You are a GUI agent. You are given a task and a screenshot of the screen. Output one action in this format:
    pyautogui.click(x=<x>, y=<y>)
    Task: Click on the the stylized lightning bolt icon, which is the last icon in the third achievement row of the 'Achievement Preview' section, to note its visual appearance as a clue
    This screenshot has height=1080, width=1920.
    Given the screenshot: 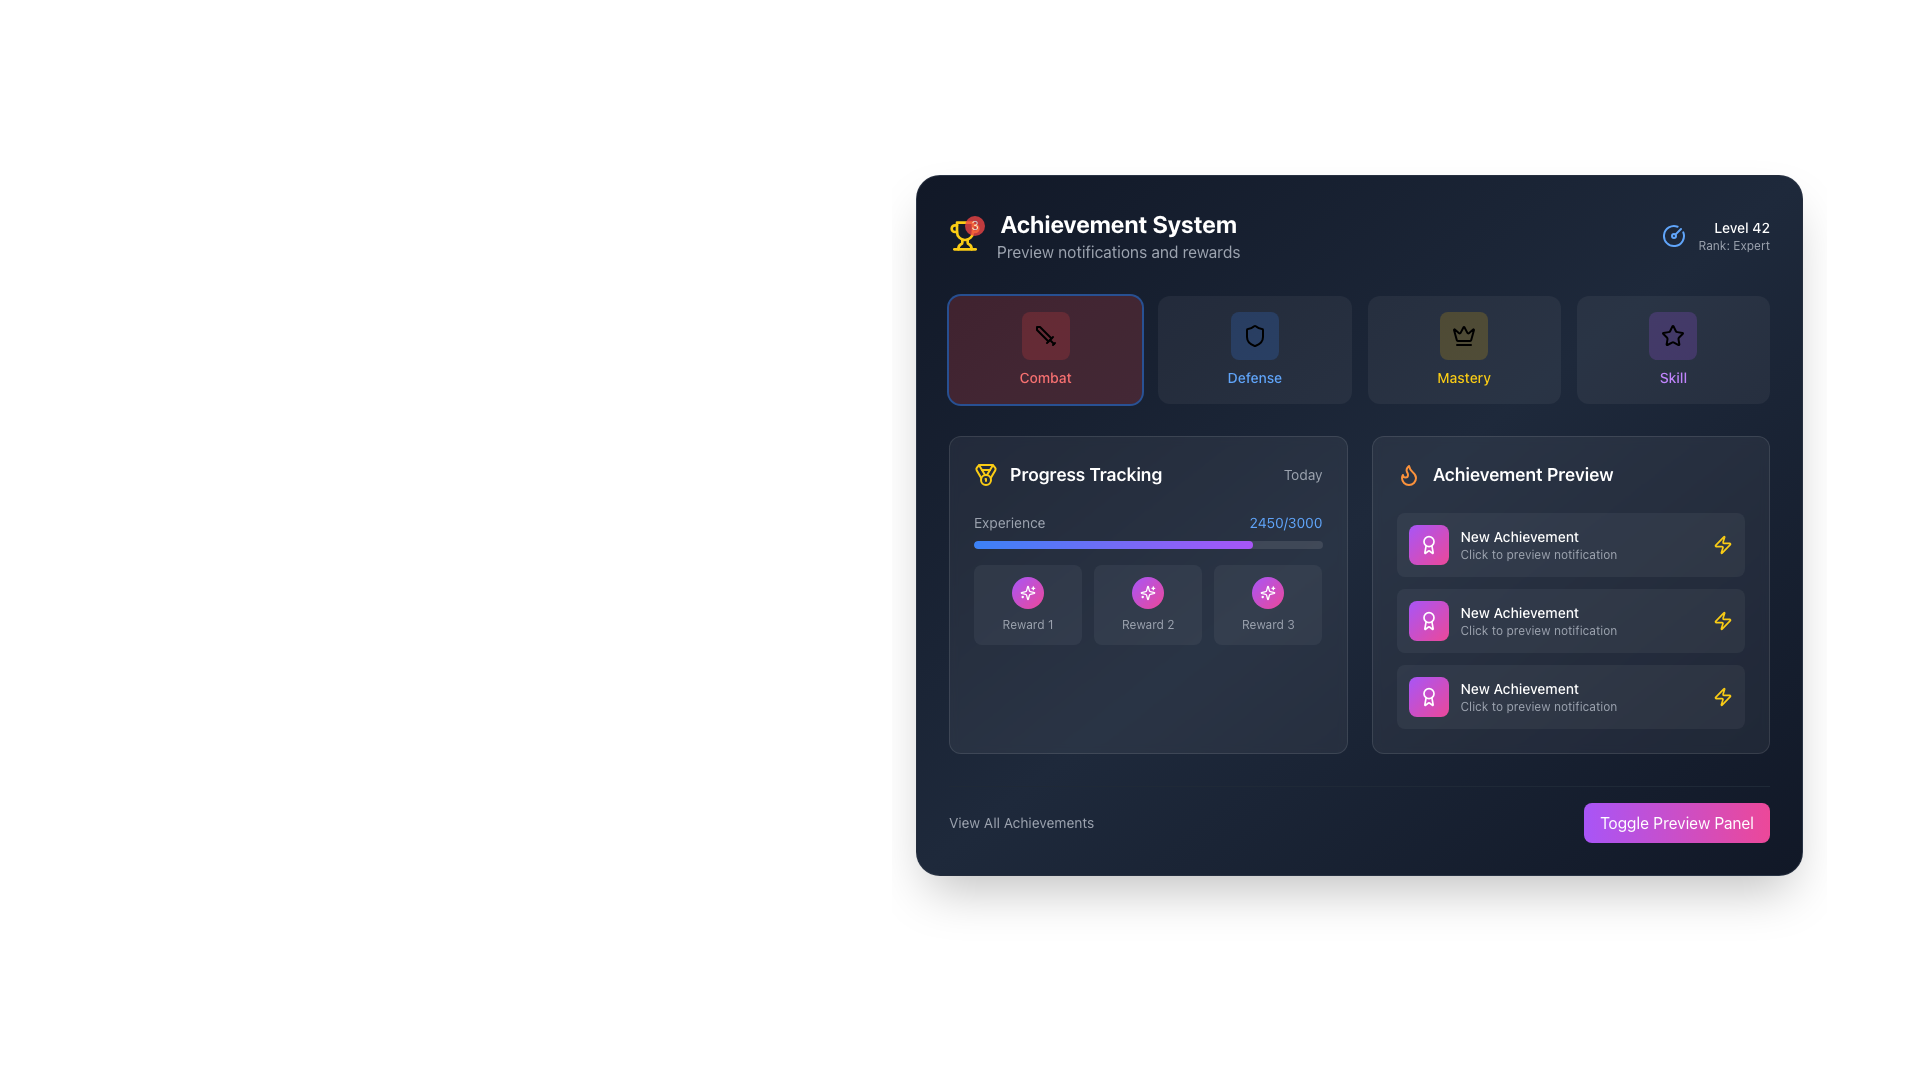 What is the action you would take?
    pyautogui.click(x=1722, y=544)
    